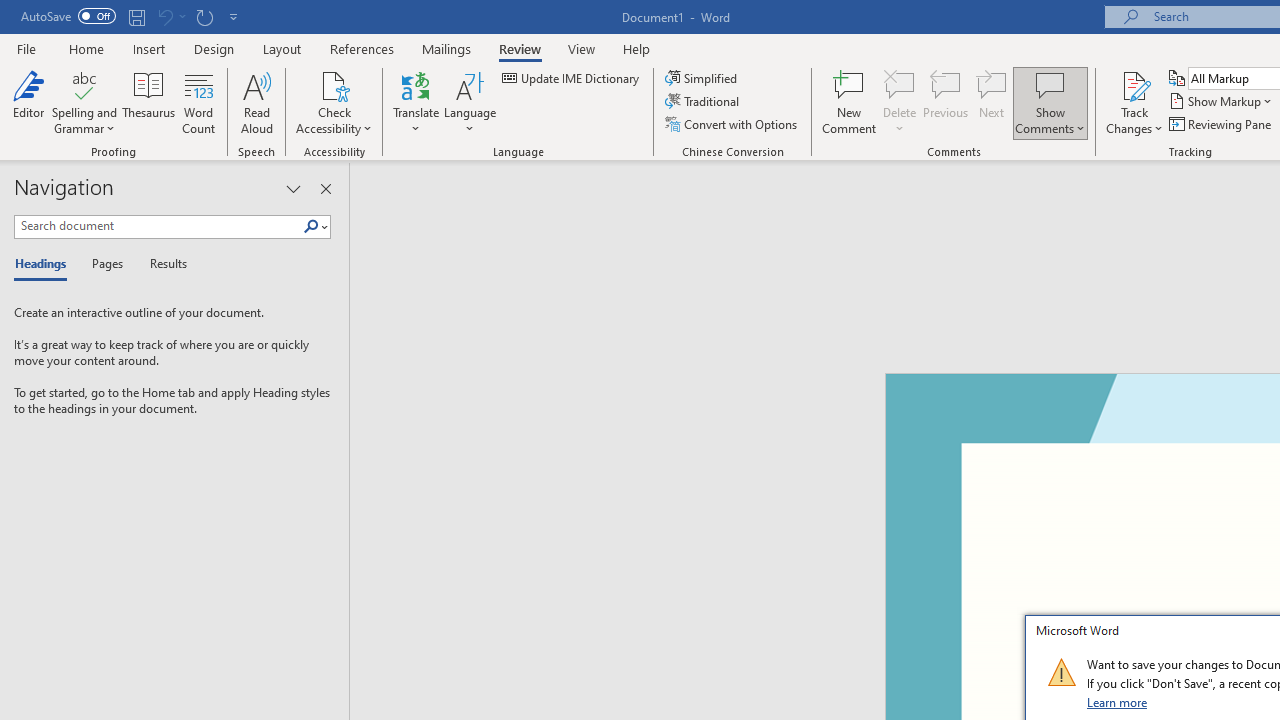 The width and height of the screenshot is (1280, 720). I want to click on 'File Tab', so click(26, 47).